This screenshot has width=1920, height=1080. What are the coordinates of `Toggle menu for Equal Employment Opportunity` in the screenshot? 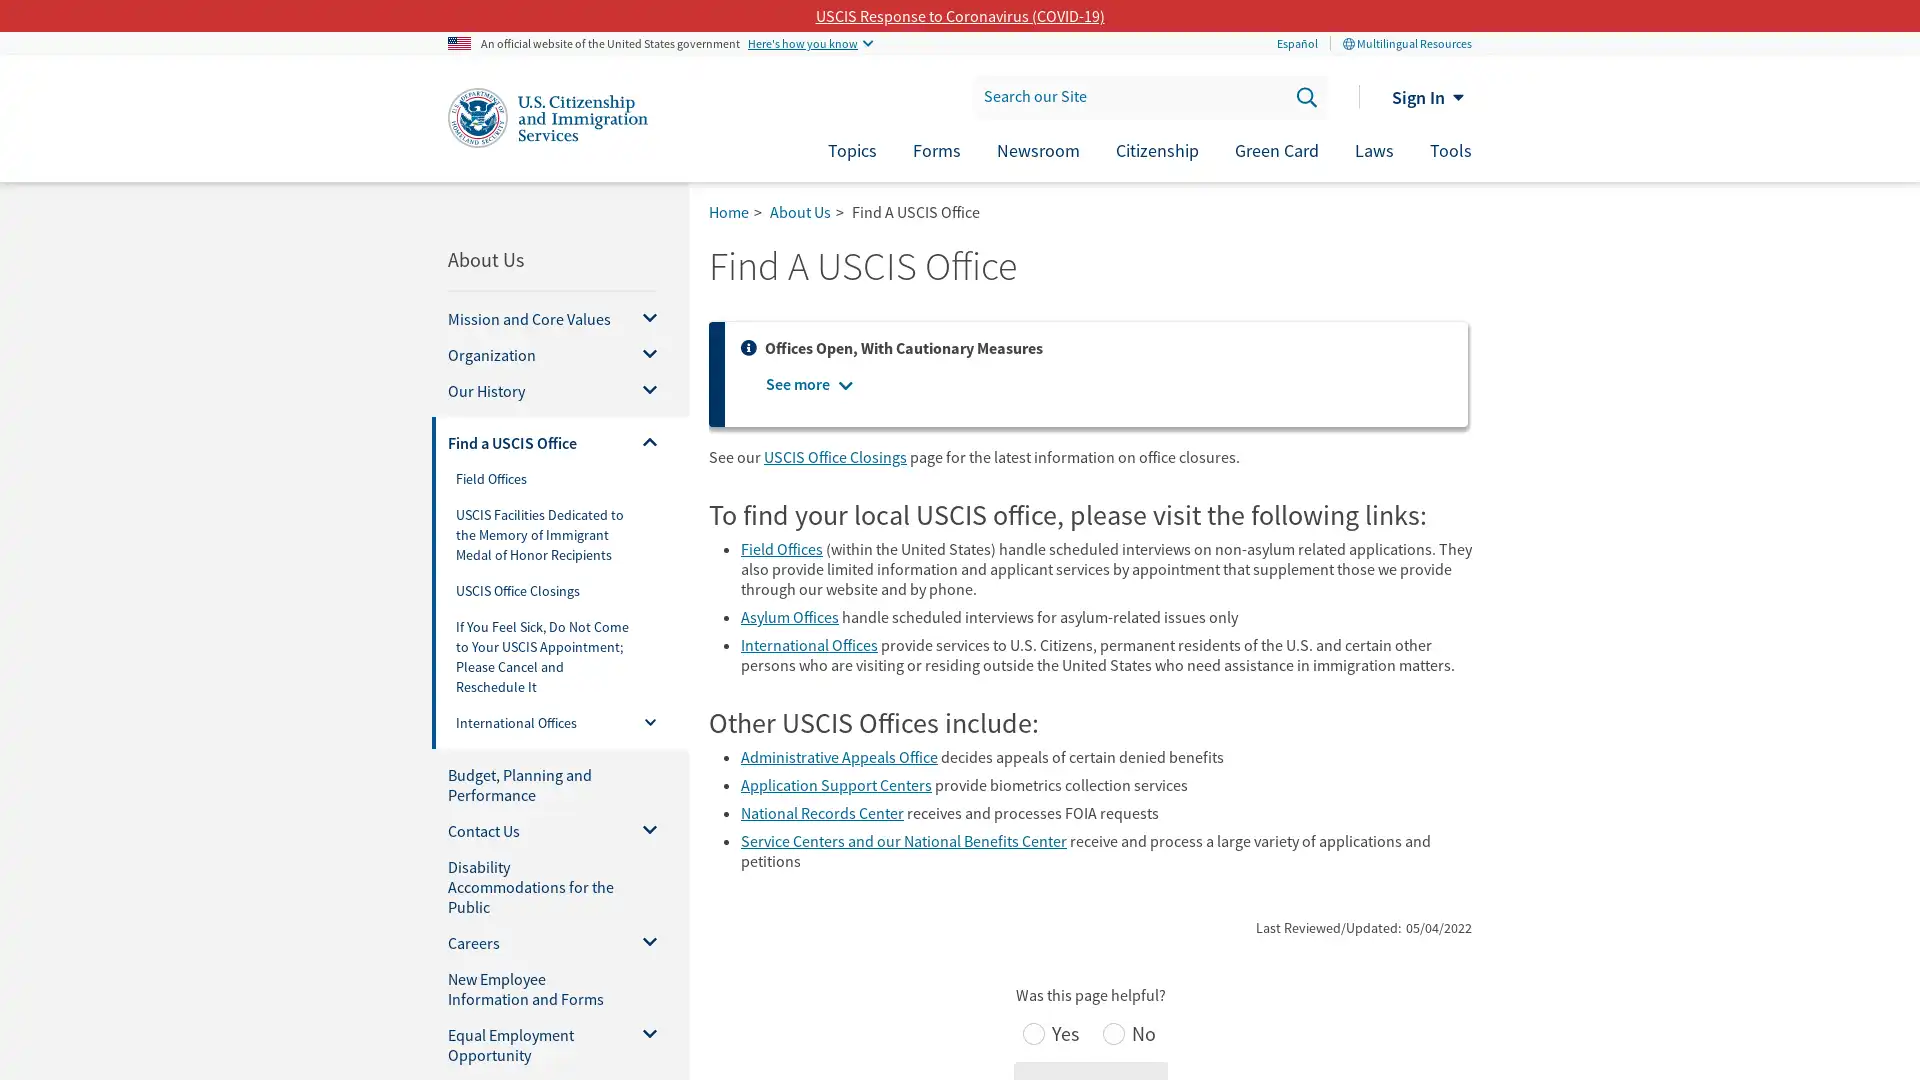 It's located at (642, 1044).